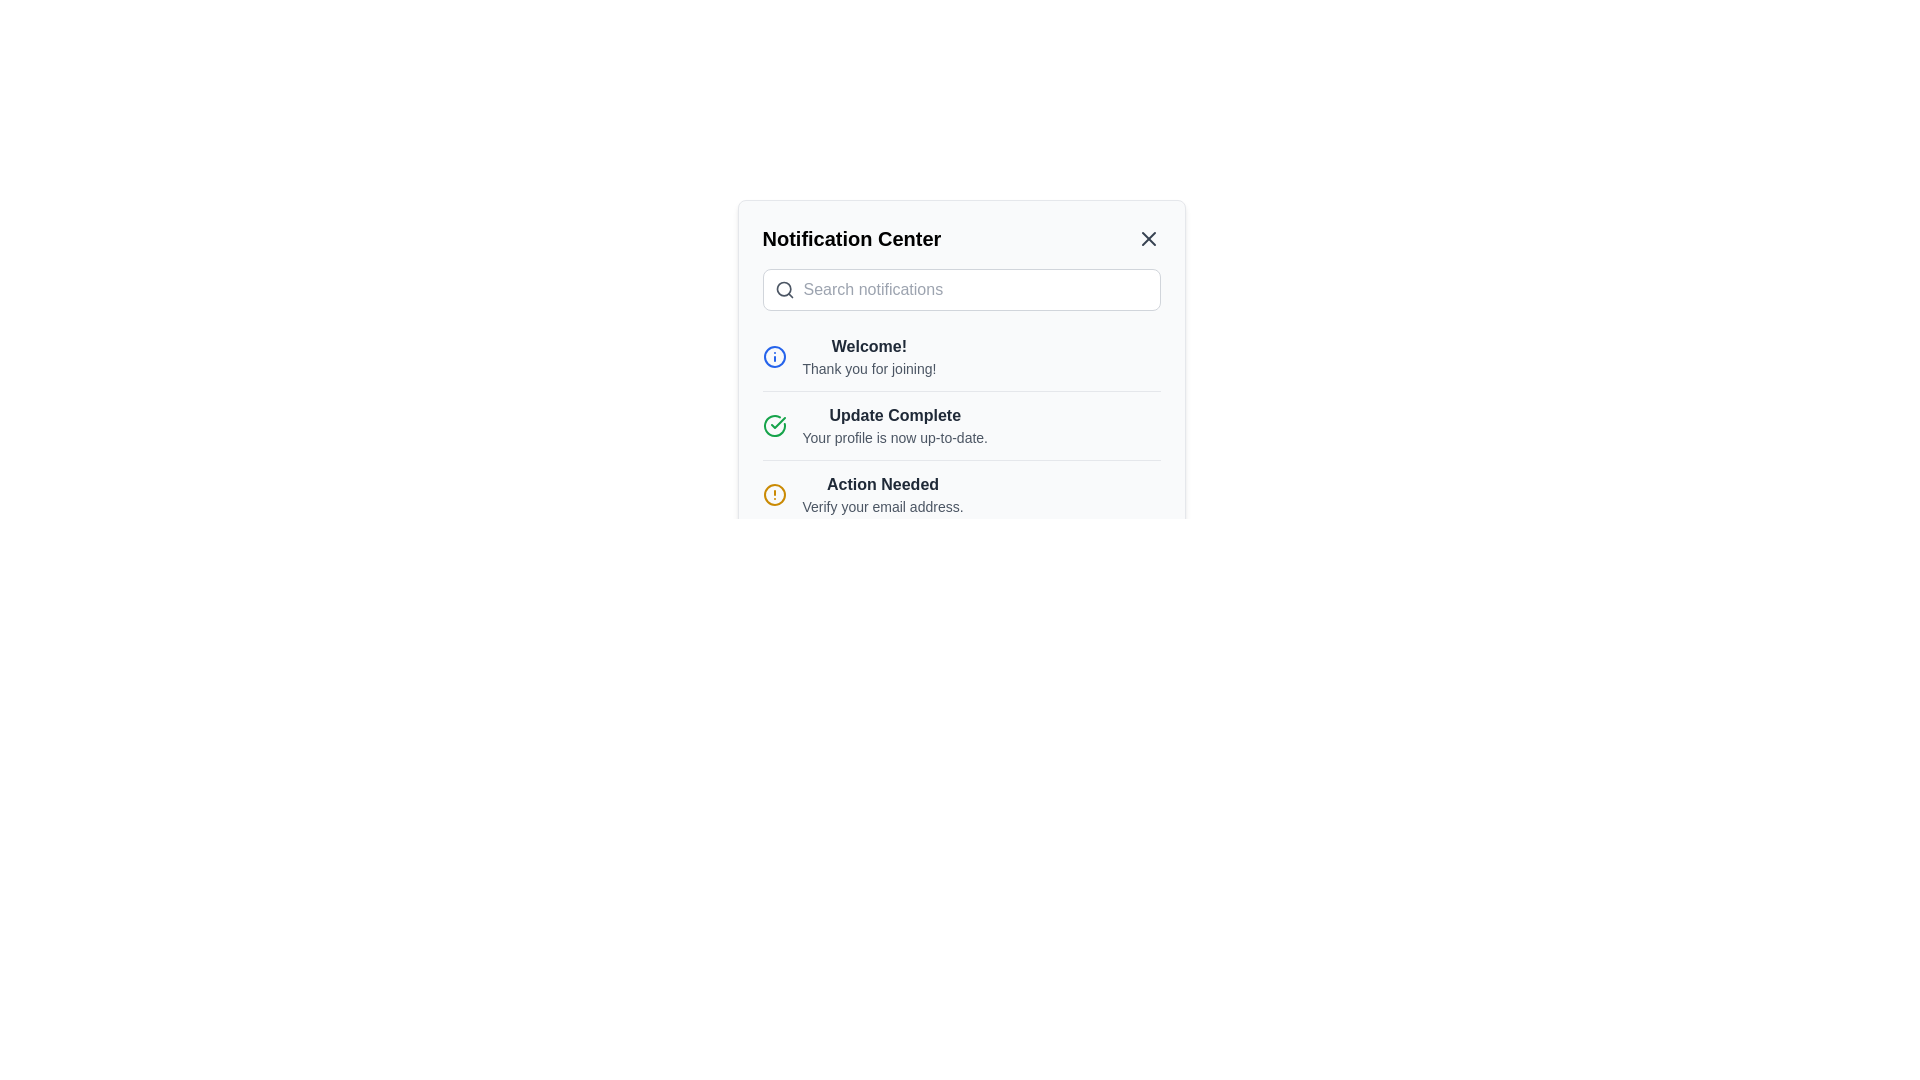 The width and height of the screenshot is (1920, 1080). I want to click on the informational message icon located on the left side of the text content within the notification card, so click(773, 356).